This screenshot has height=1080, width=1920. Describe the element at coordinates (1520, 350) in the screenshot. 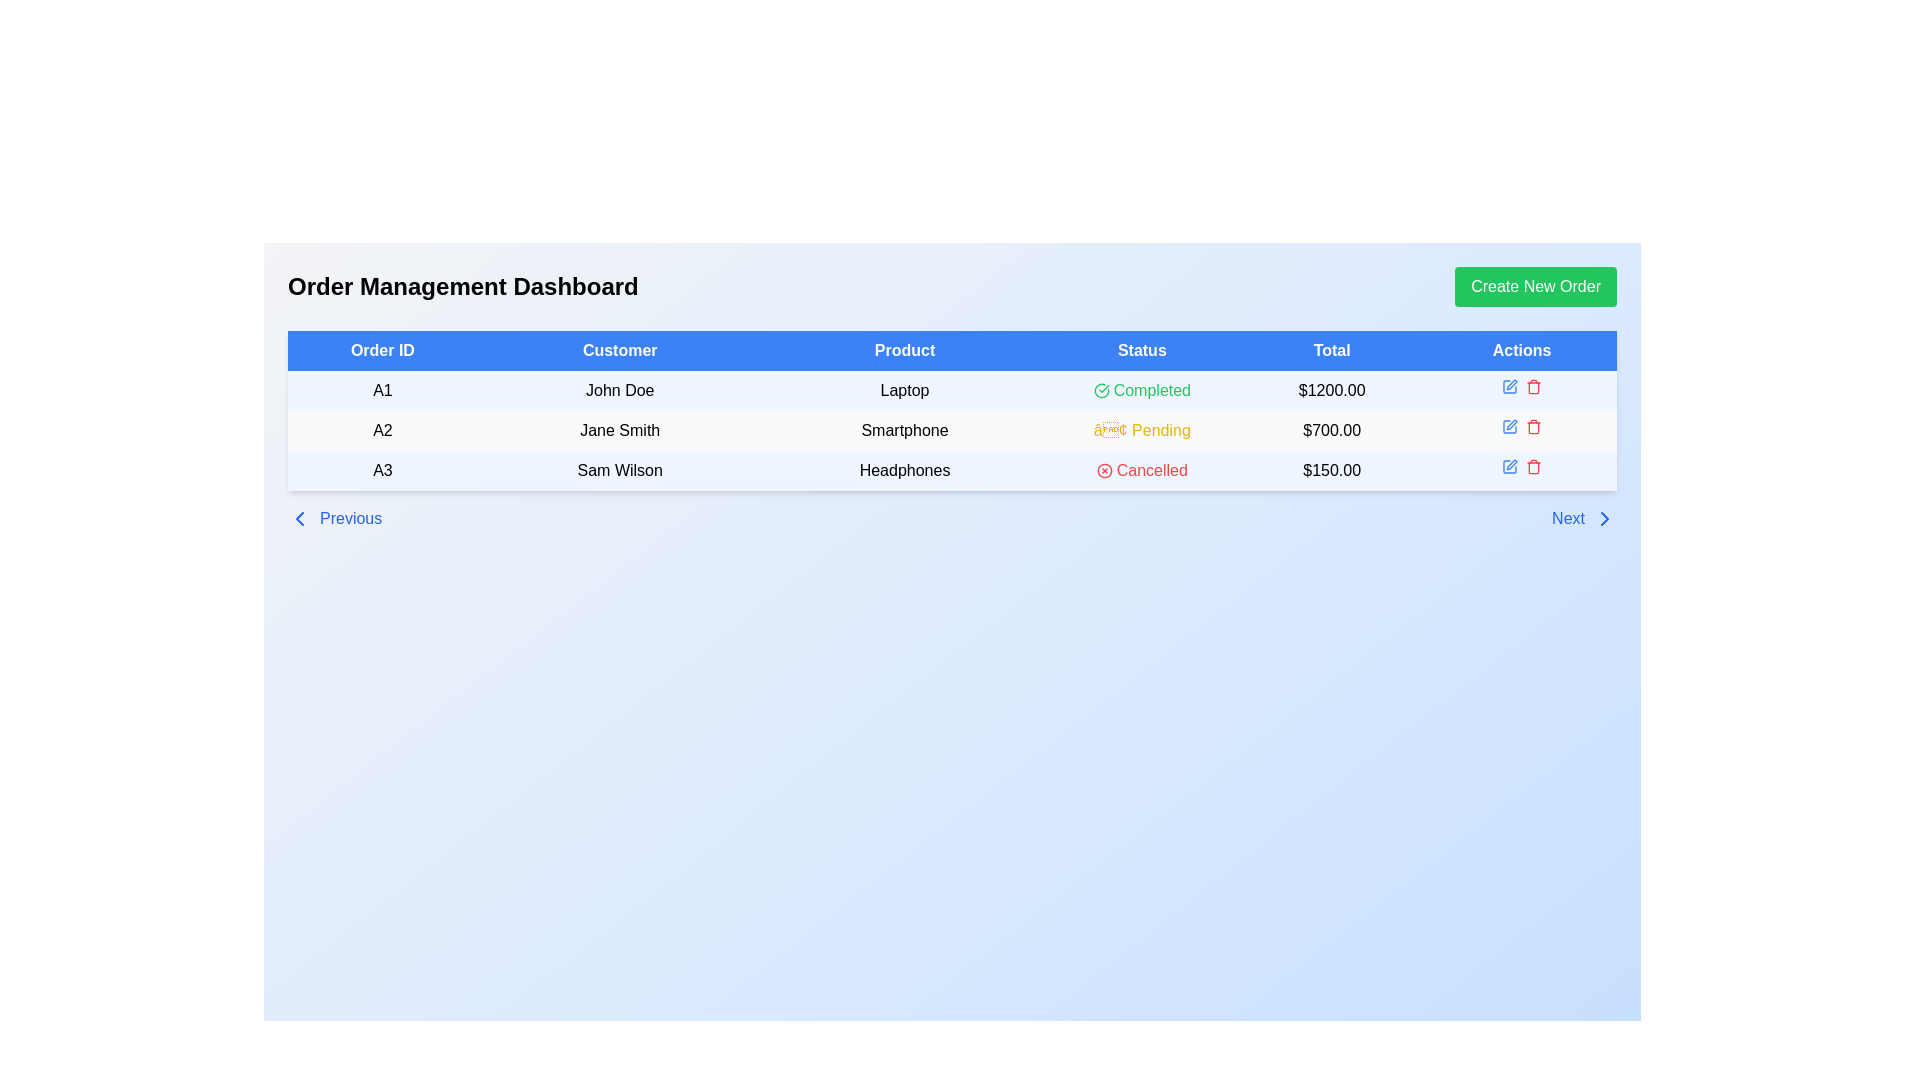

I see `the Table Header labeled 'Actions' with a blue background and white text, located in the top-right of the table, next to the 'Total' header` at that location.